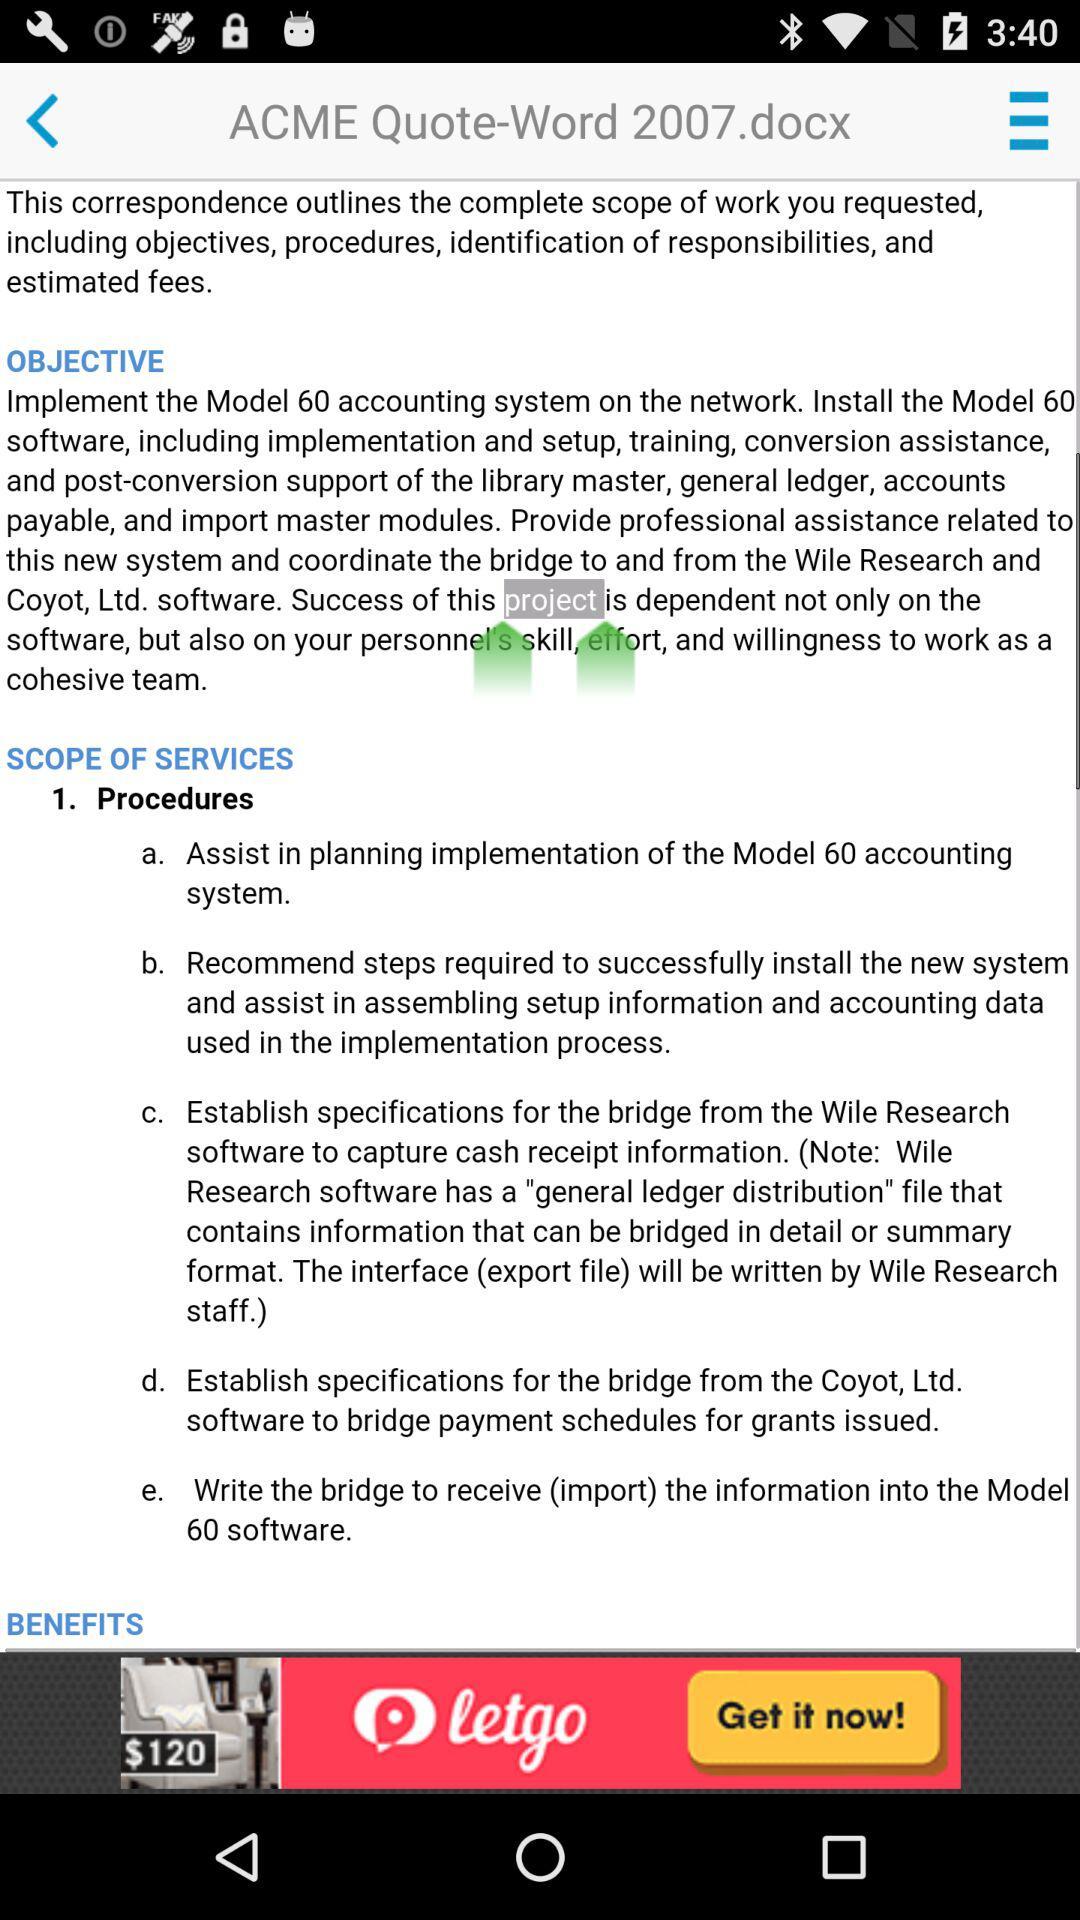 The width and height of the screenshot is (1080, 1920). Describe the element at coordinates (1028, 119) in the screenshot. I see `open navigation menu` at that location.